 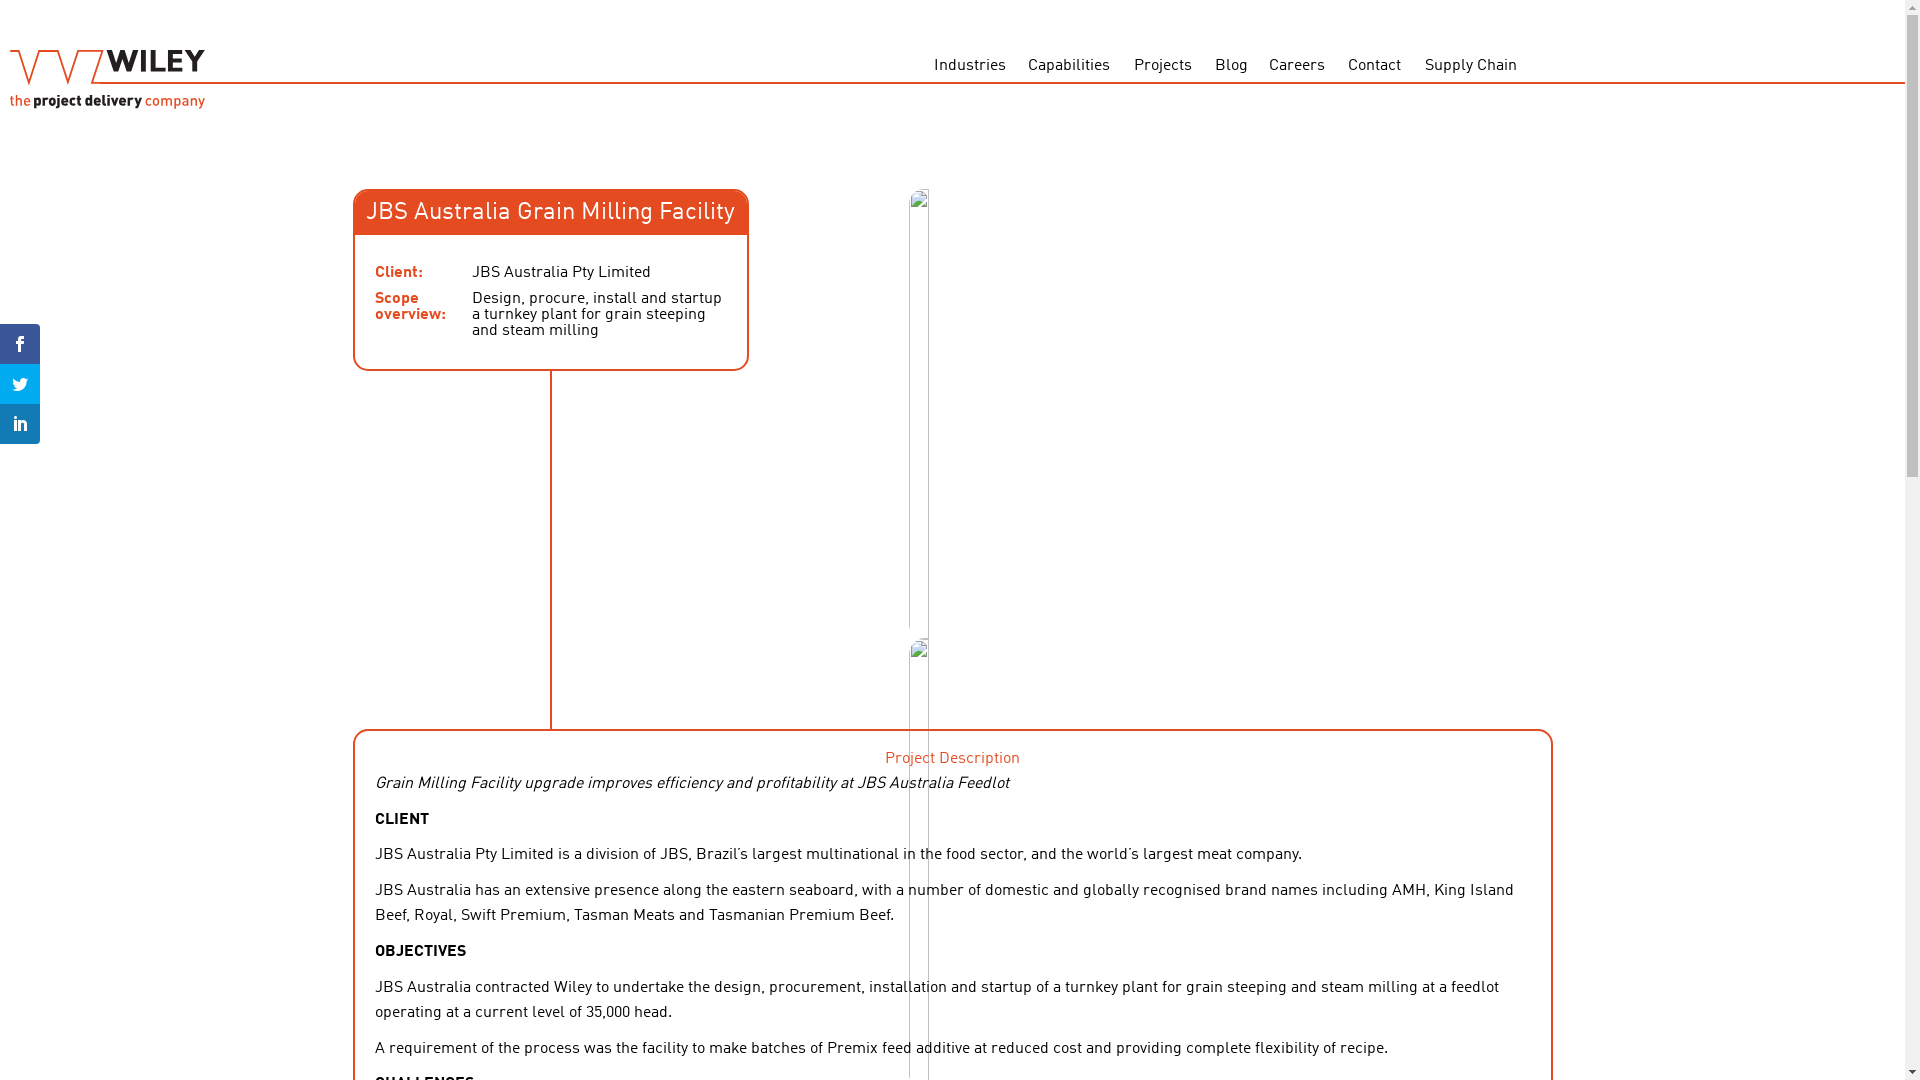 What do you see at coordinates (1375, 65) in the screenshot?
I see `'Contact'` at bounding box center [1375, 65].